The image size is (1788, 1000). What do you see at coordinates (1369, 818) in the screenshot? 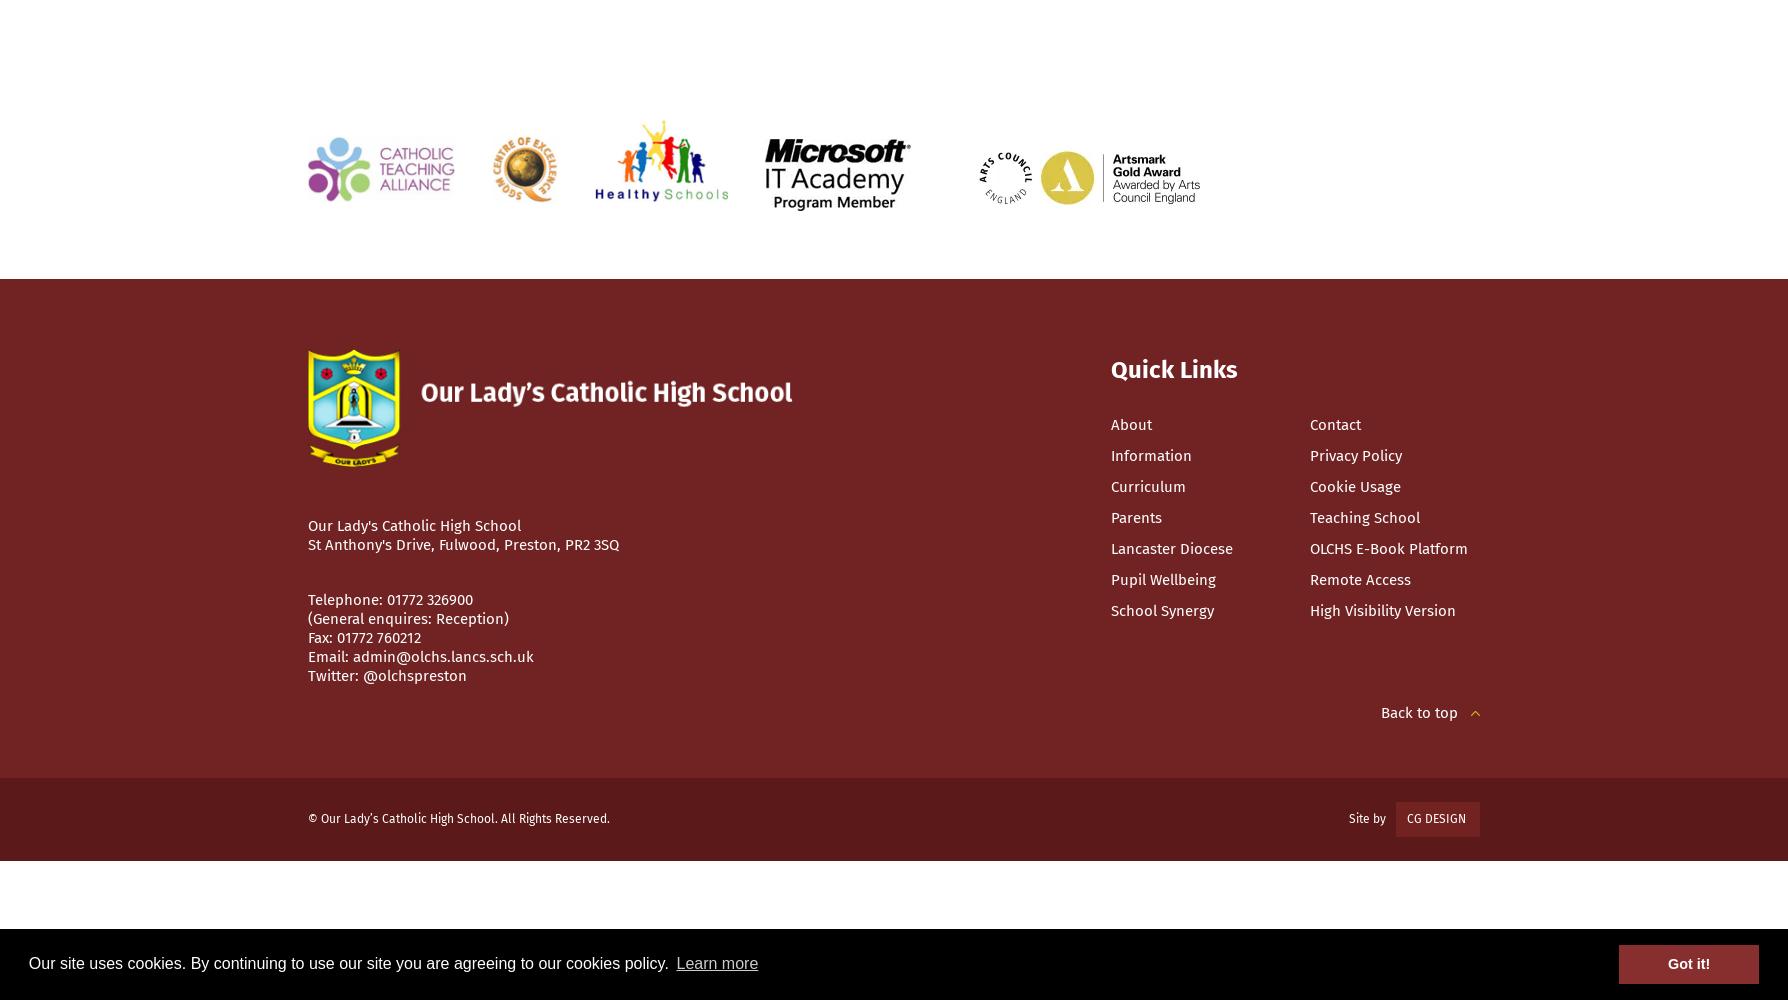
I see `'Site by'` at bounding box center [1369, 818].